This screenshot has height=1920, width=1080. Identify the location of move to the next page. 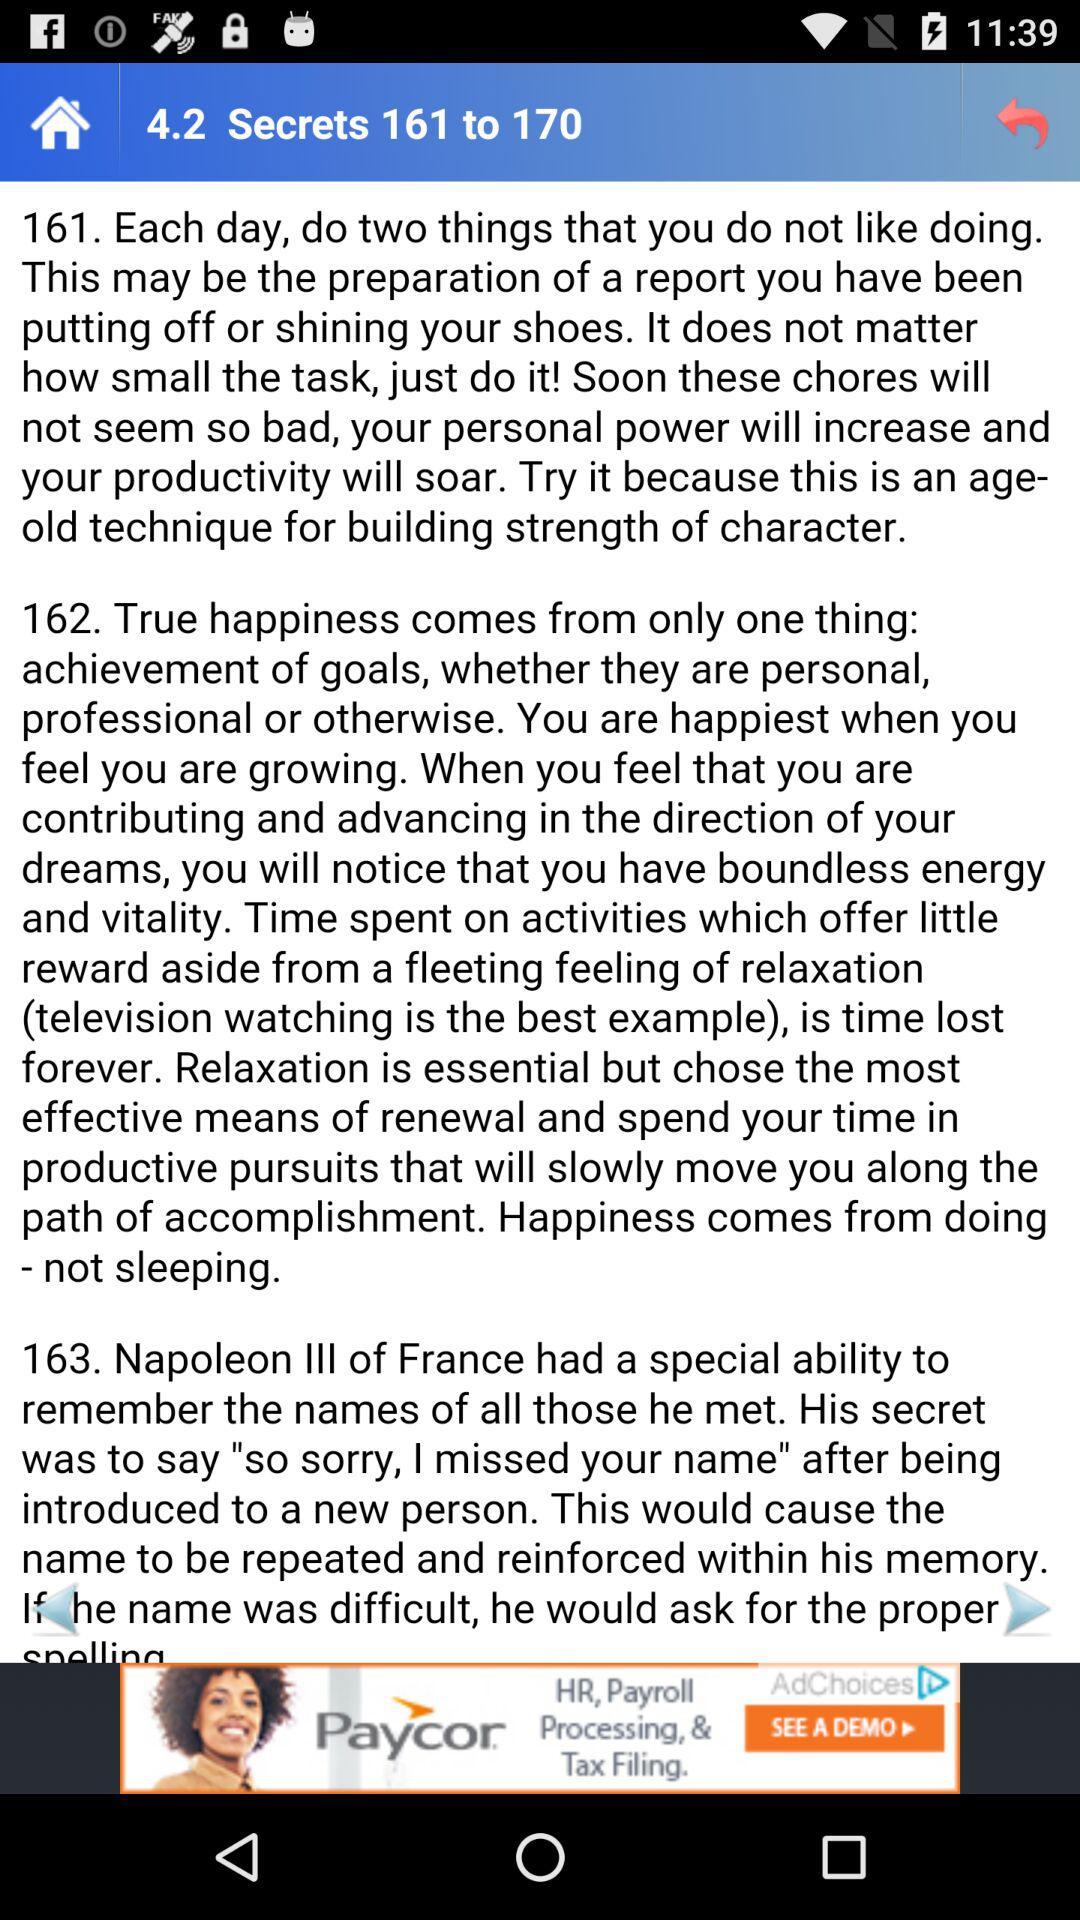
(1025, 1608).